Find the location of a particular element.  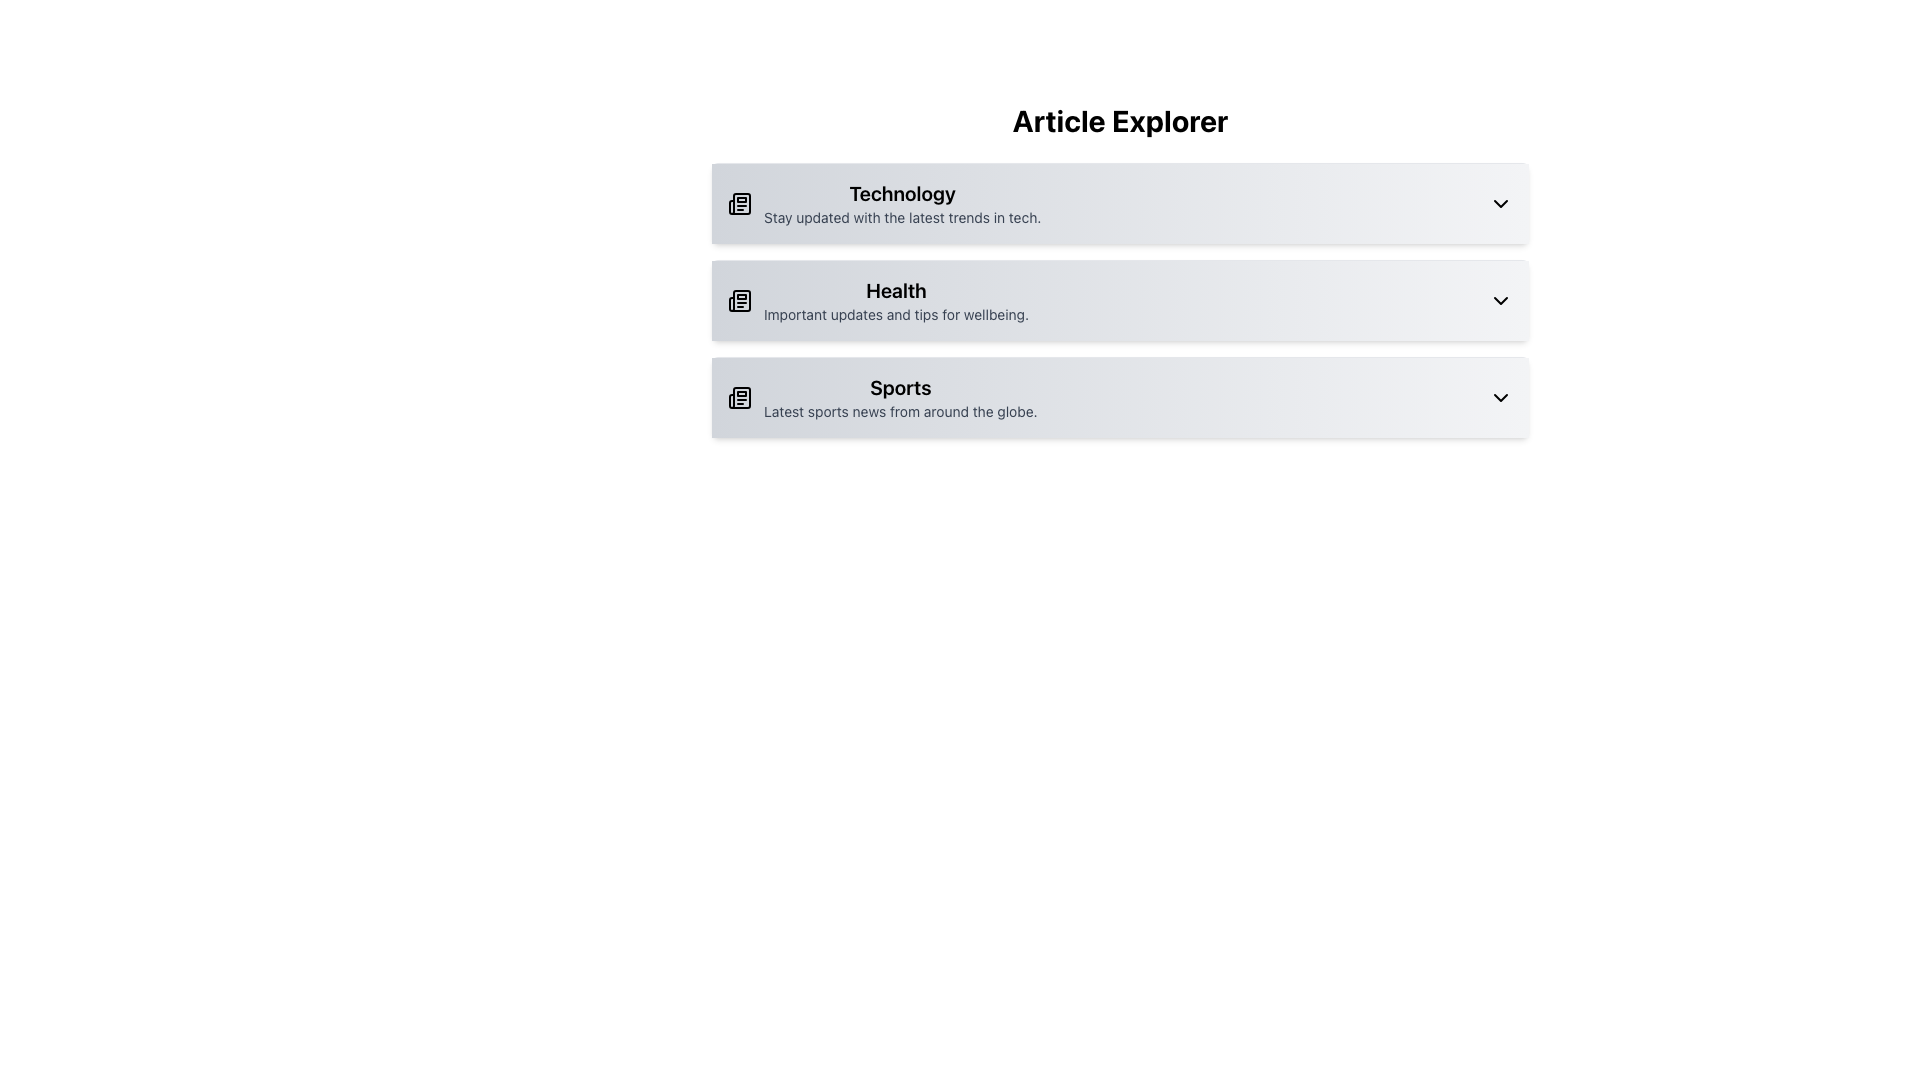

the 'Sports' category entry in the navigation list is located at coordinates (899, 397).